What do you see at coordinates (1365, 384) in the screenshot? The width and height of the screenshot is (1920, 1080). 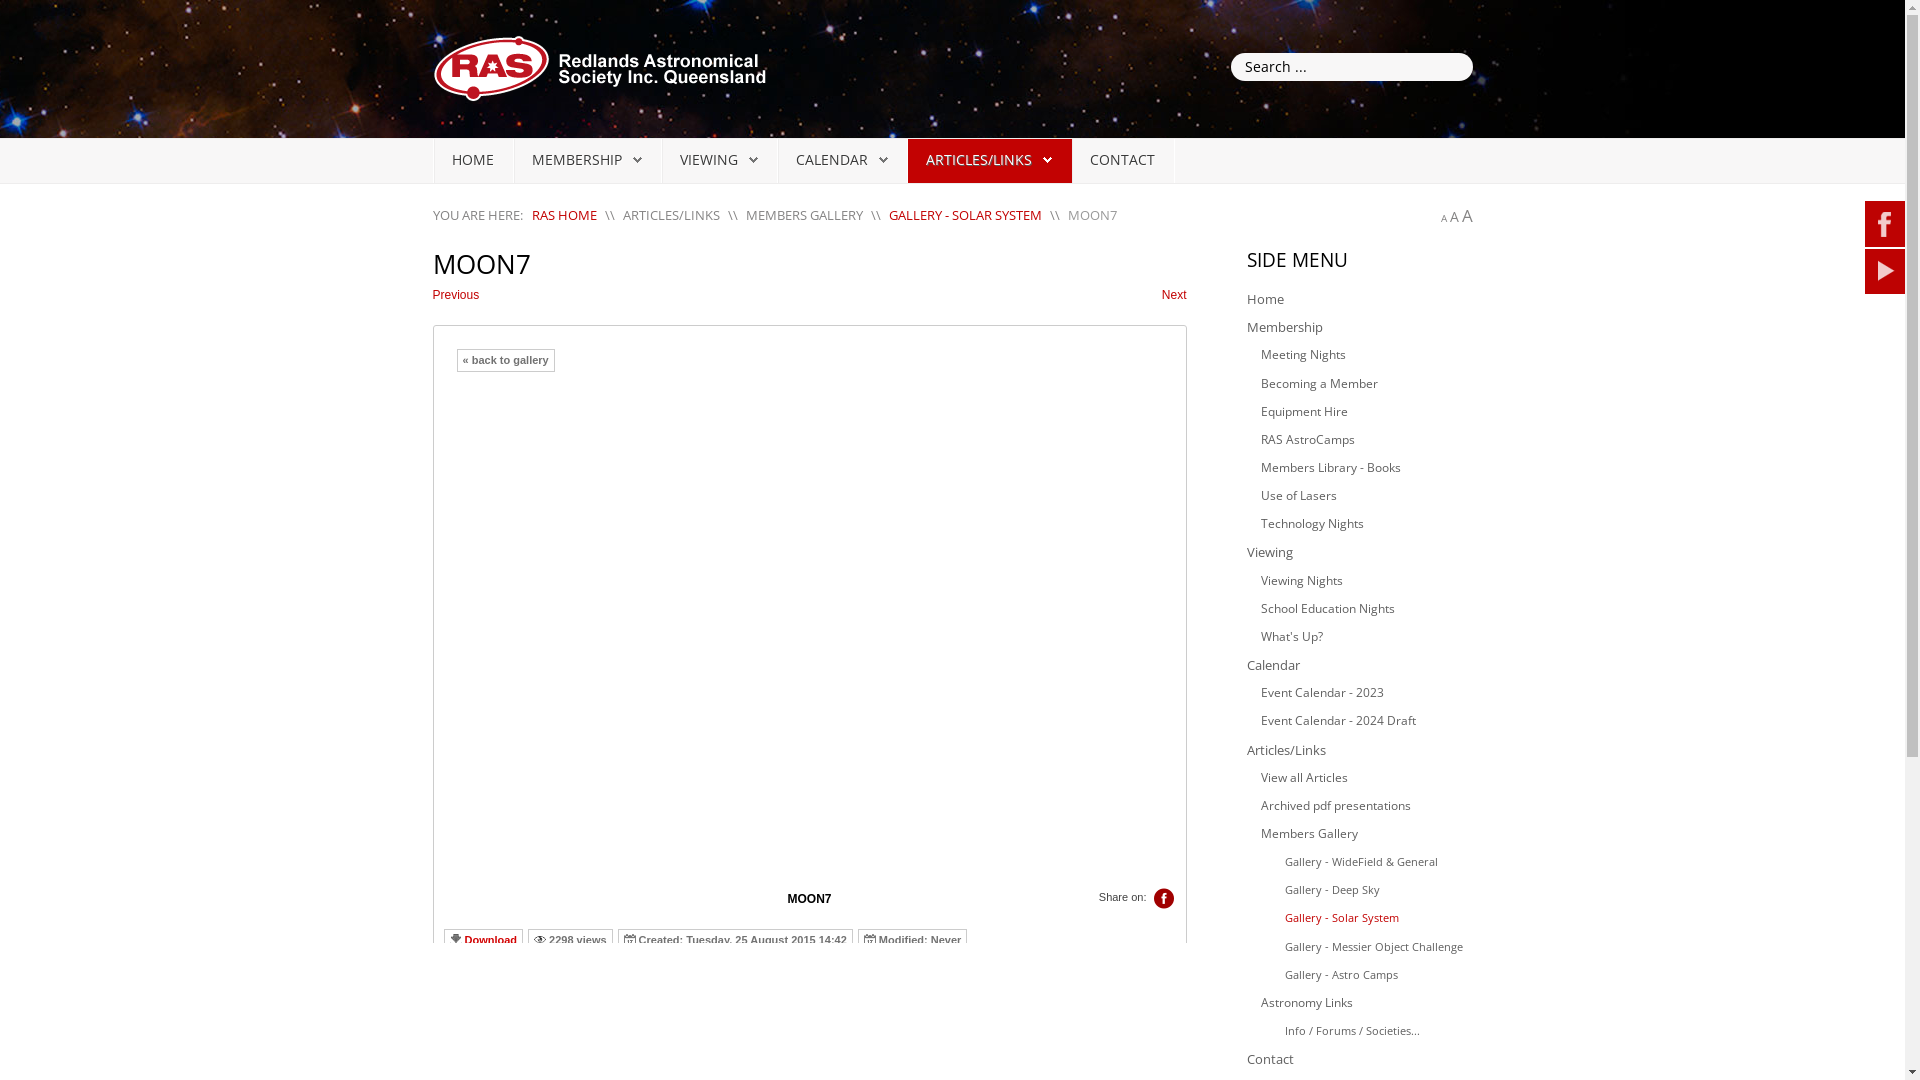 I see `'Becoming a Member'` at bounding box center [1365, 384].